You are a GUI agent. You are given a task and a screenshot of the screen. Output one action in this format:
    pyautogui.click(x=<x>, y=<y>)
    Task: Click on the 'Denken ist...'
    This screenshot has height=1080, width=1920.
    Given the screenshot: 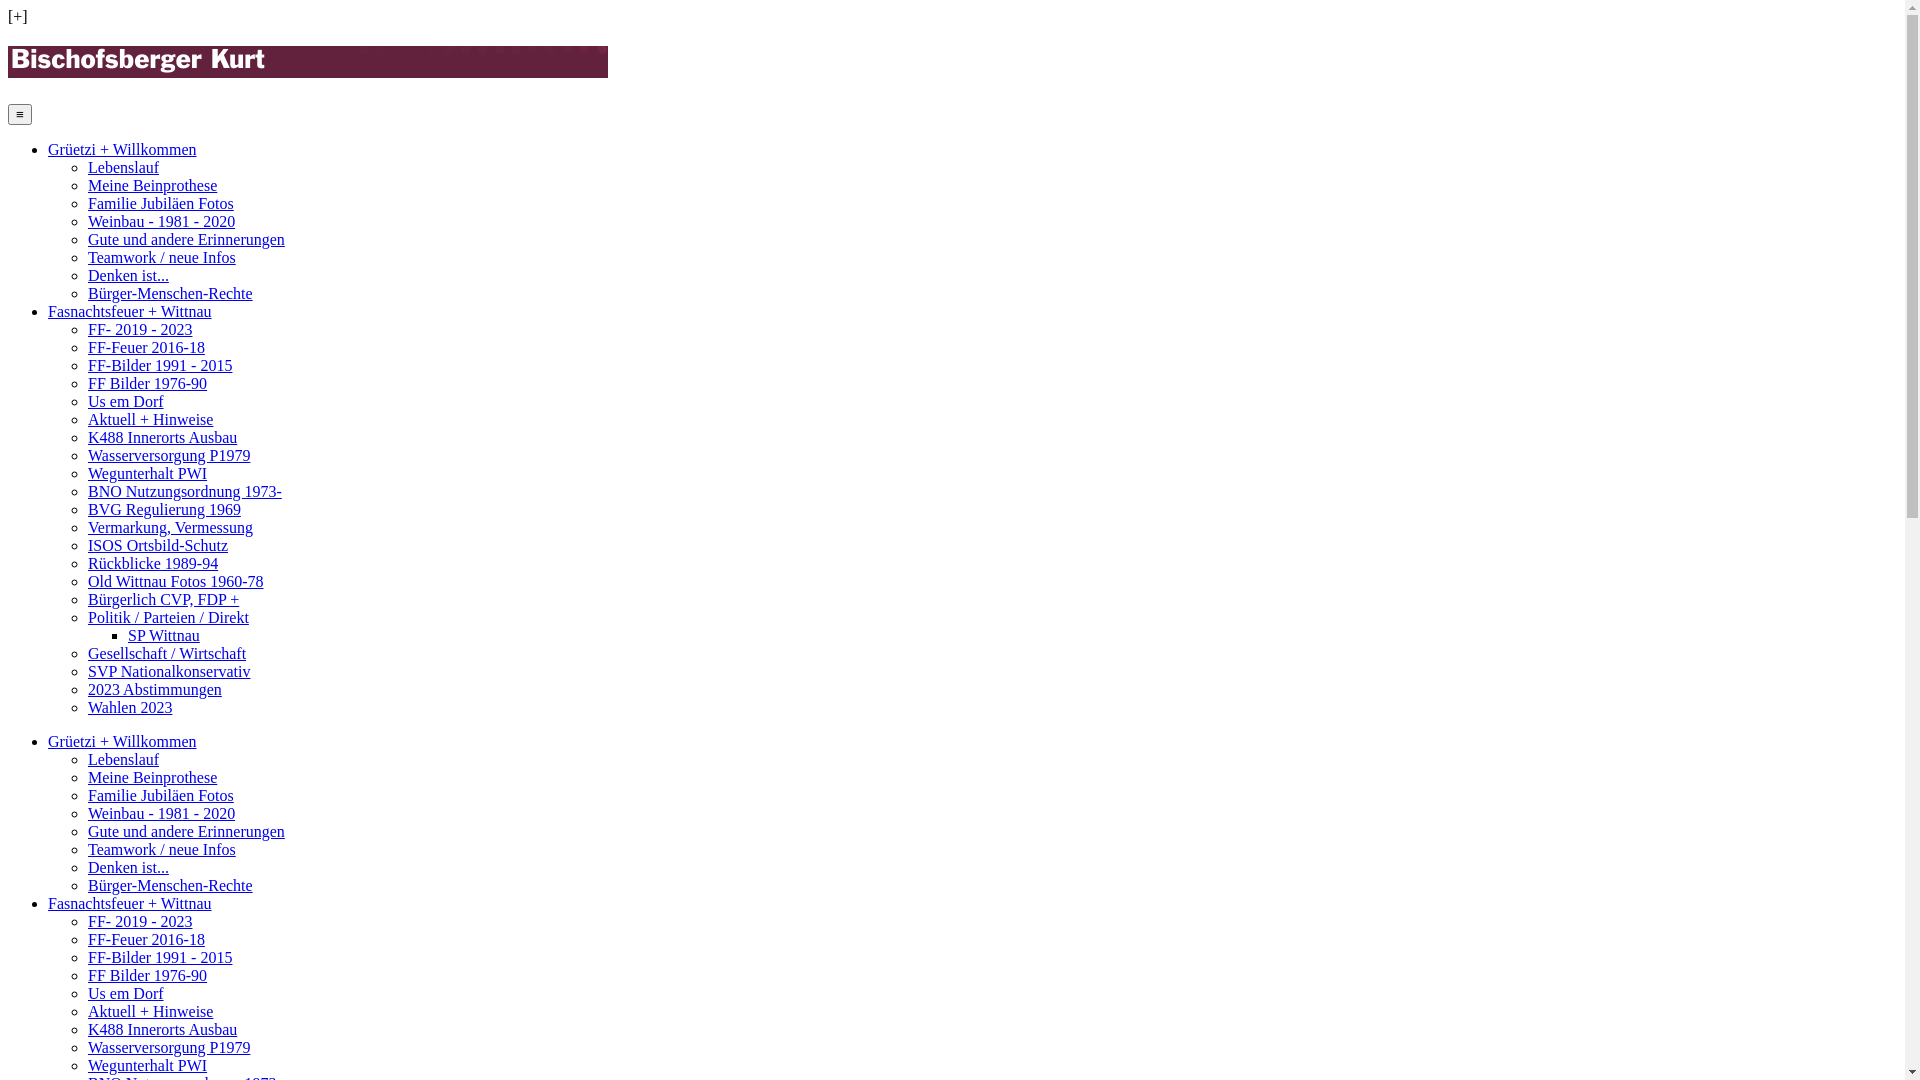 What is the action you would take?
    pyautogui.click(x=127, y=866)
    